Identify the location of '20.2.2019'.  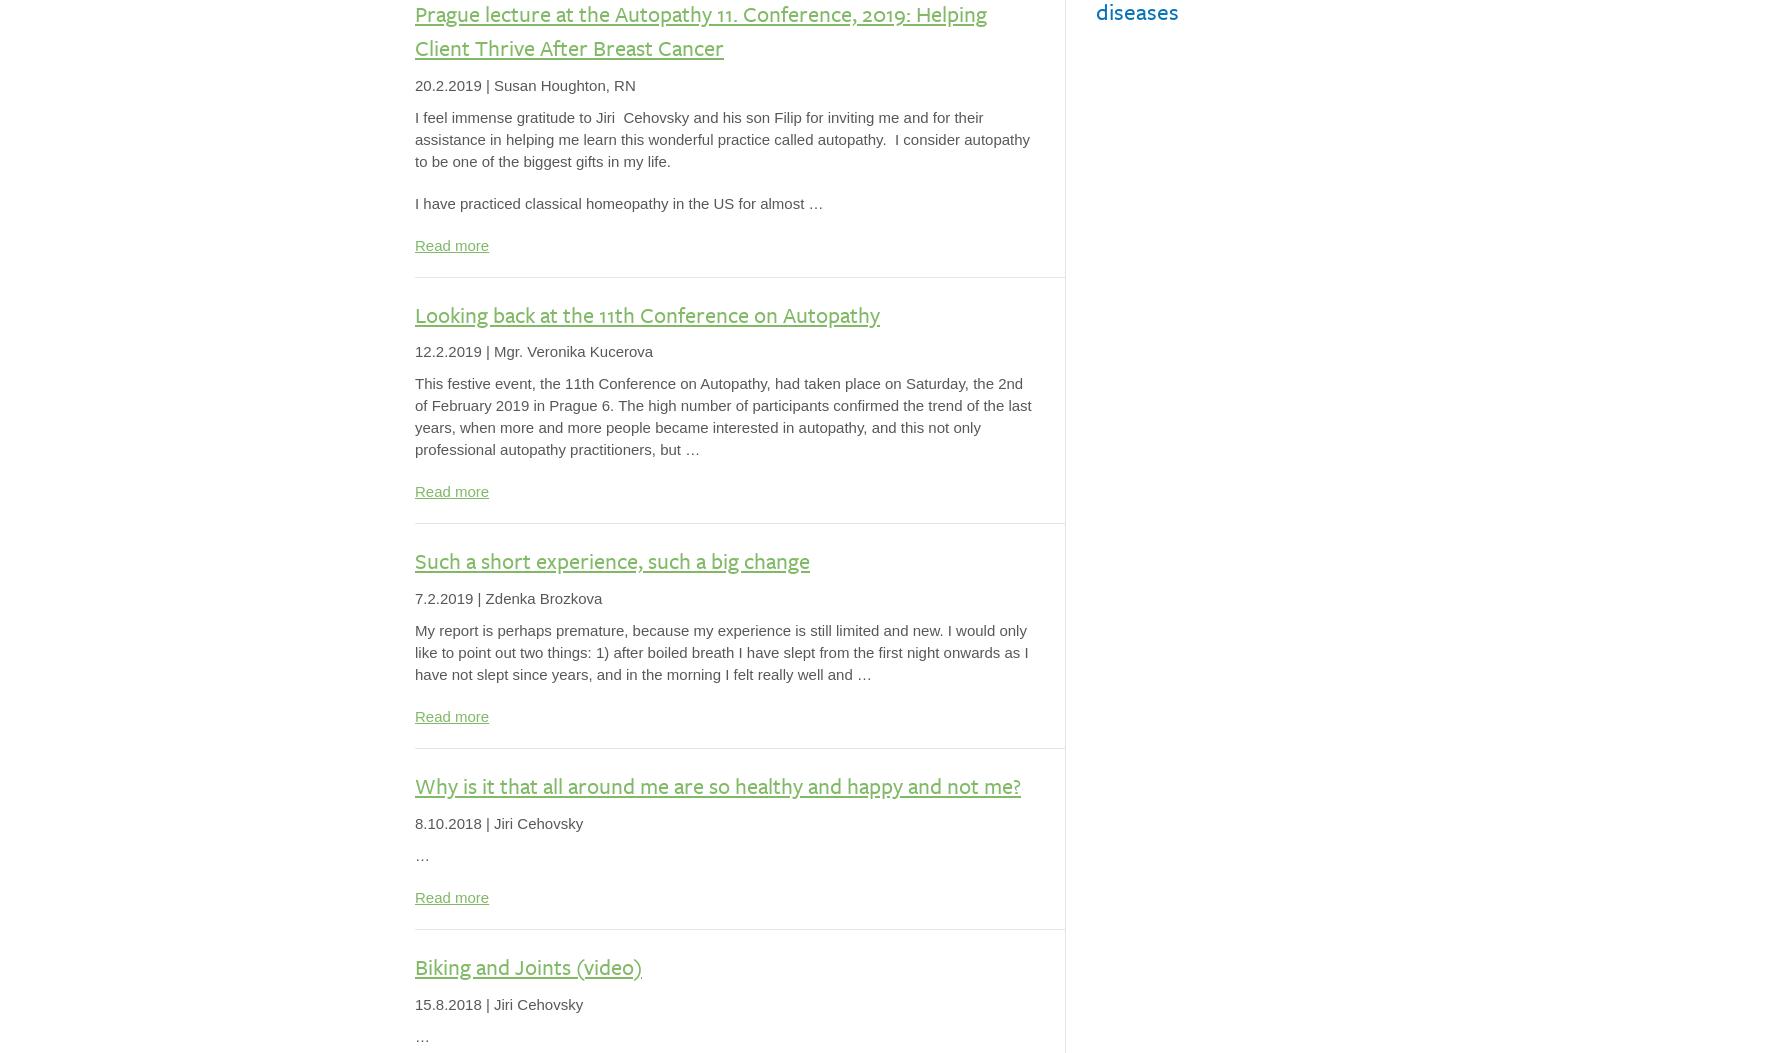
(448, 83).